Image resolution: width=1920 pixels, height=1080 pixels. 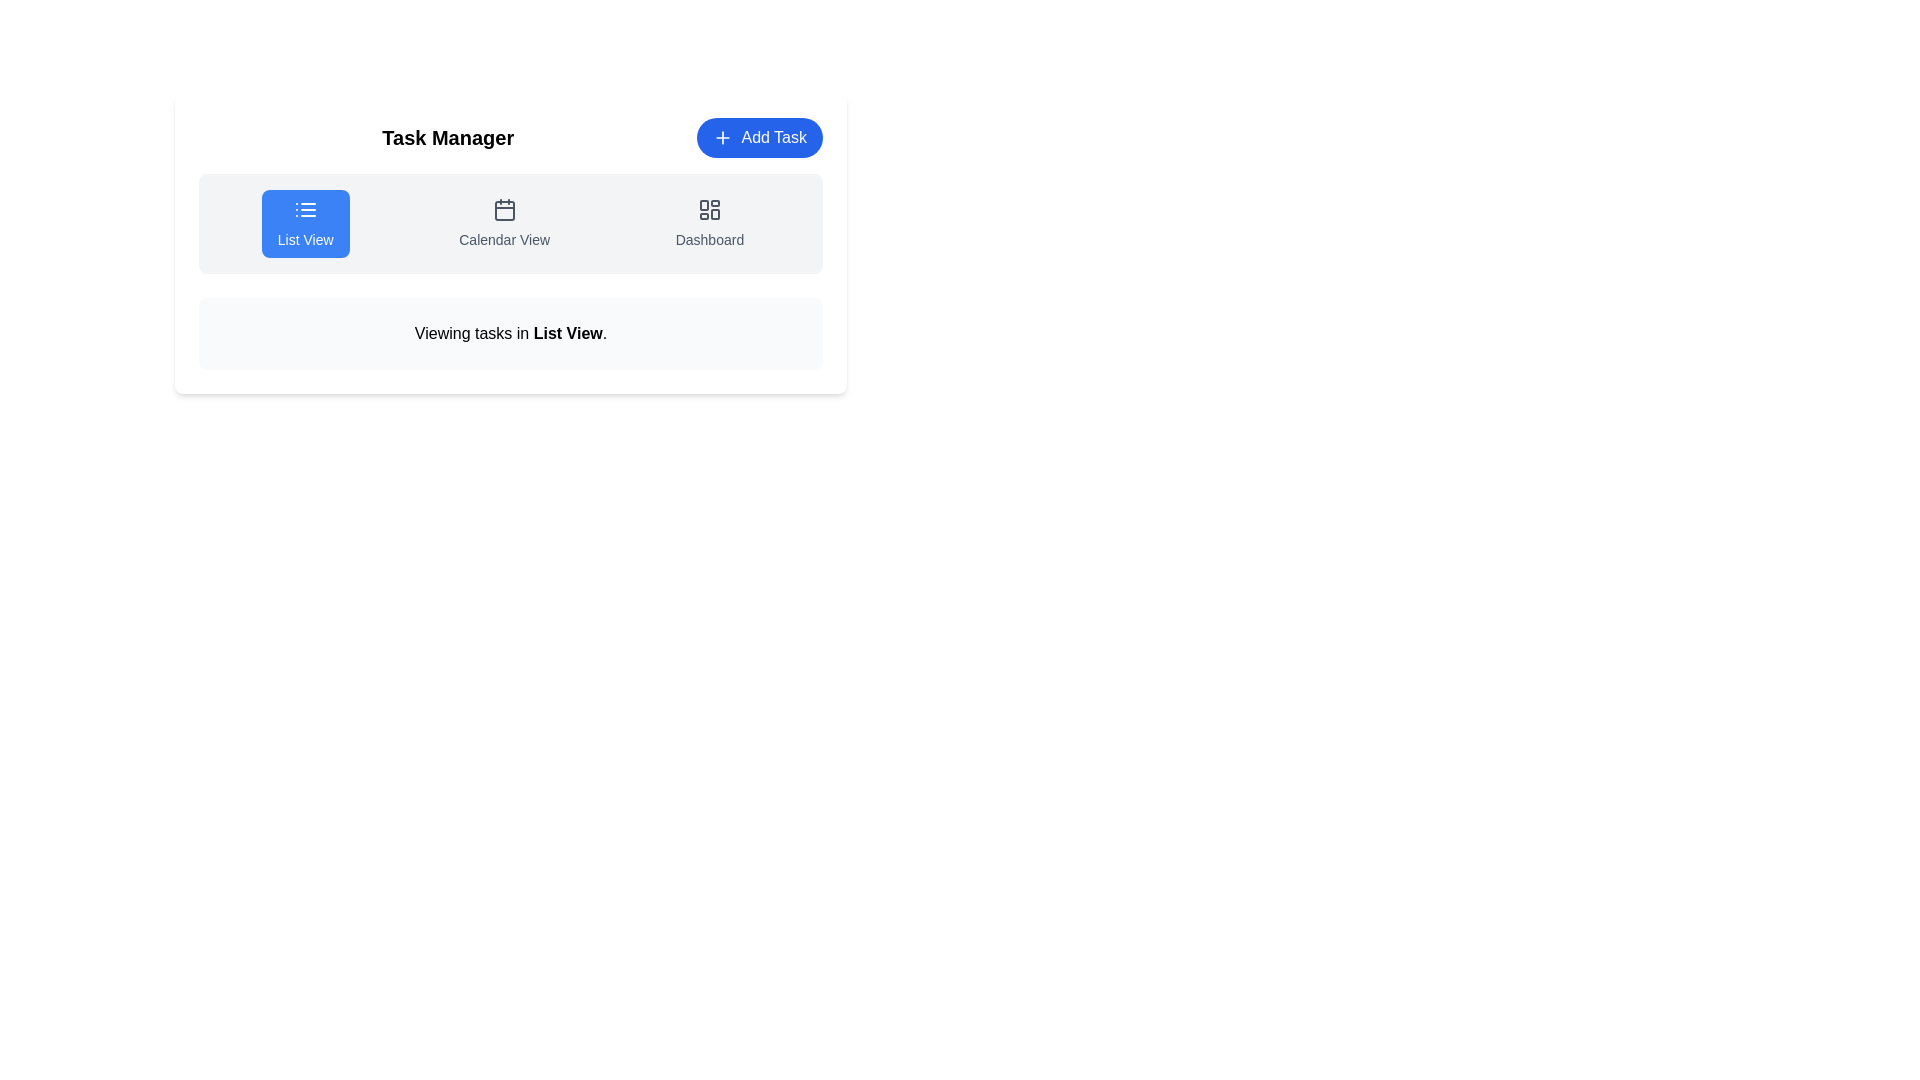 What do you see at coordinates (304, 223) in the screenshot?
I see `the 'List View' button, which has a blue background, rounded corners, and white text with a list icon` at bounding box center [304, 223].